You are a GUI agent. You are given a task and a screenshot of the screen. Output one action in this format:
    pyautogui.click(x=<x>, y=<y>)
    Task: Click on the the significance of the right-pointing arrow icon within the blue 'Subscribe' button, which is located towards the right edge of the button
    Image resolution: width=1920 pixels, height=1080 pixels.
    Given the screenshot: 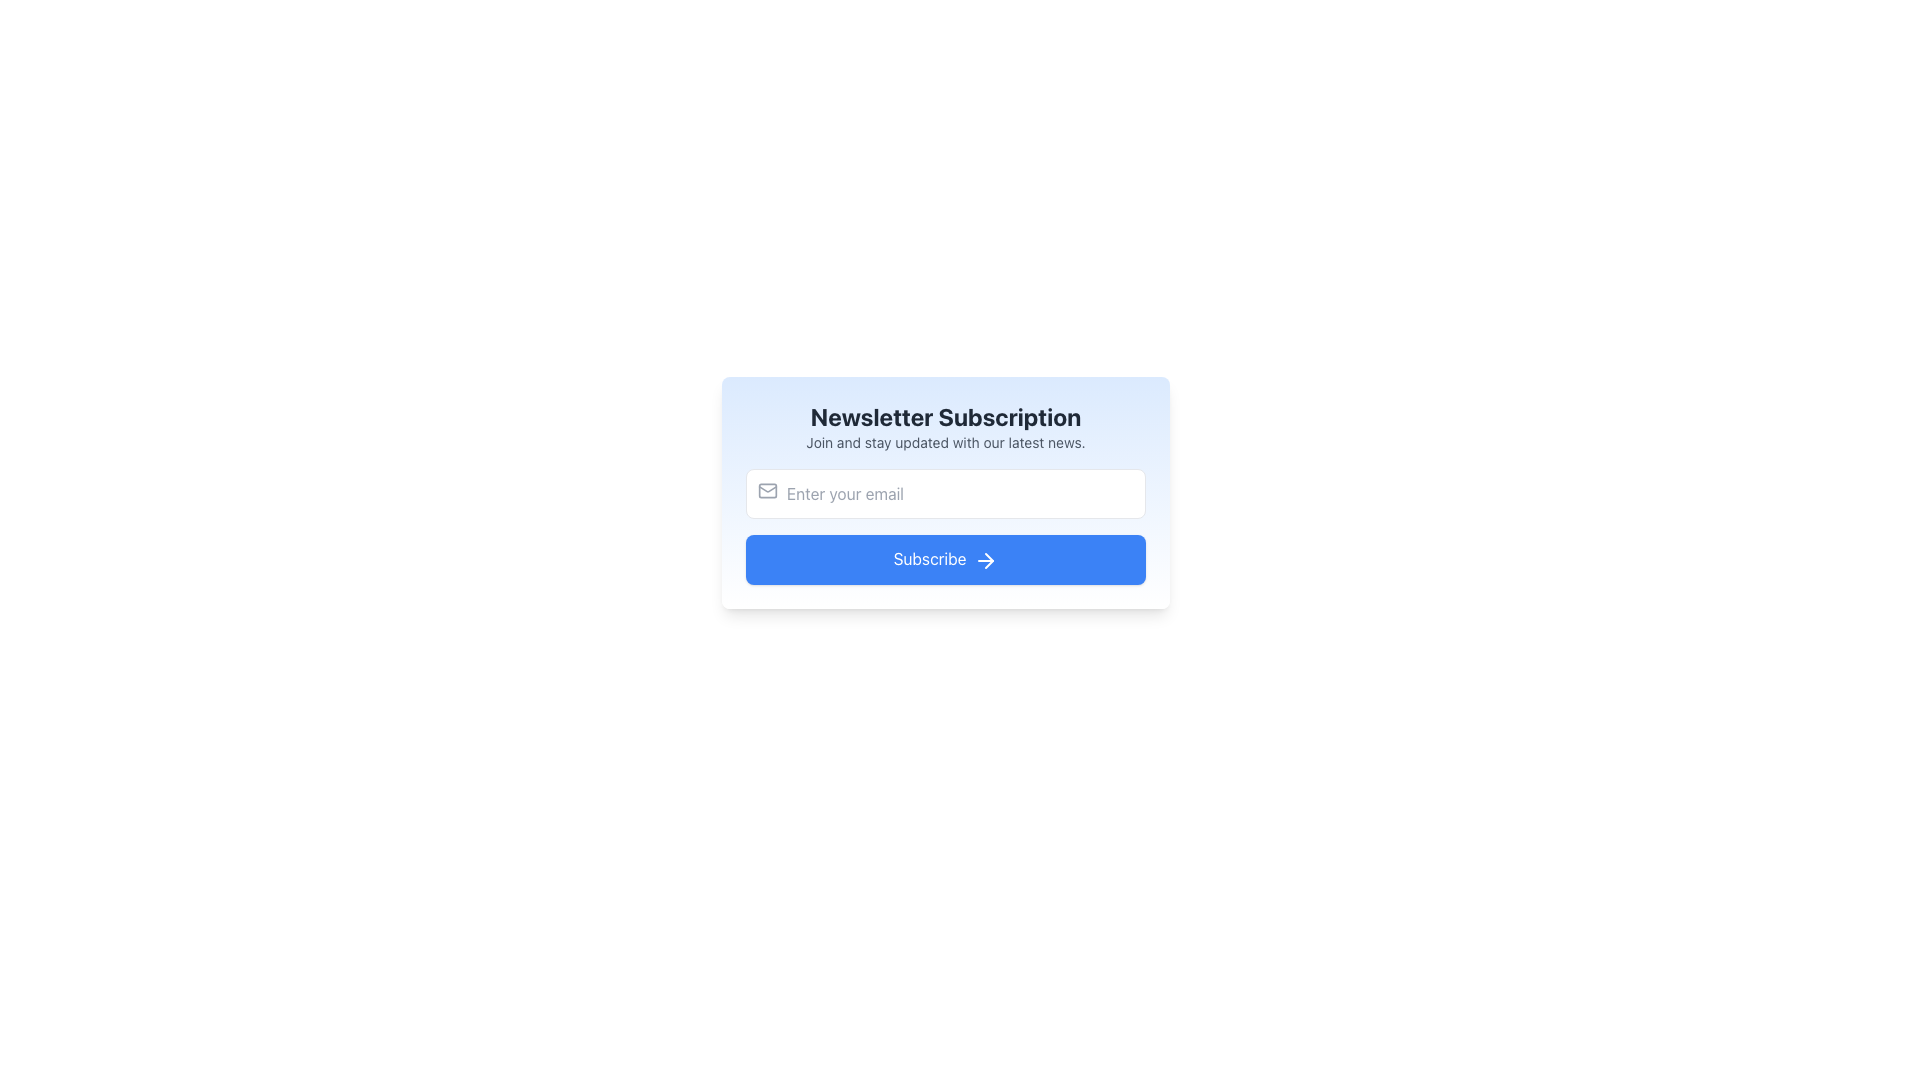 What is the action you would take?
    pyautogui.click(x=986, y=560)
    